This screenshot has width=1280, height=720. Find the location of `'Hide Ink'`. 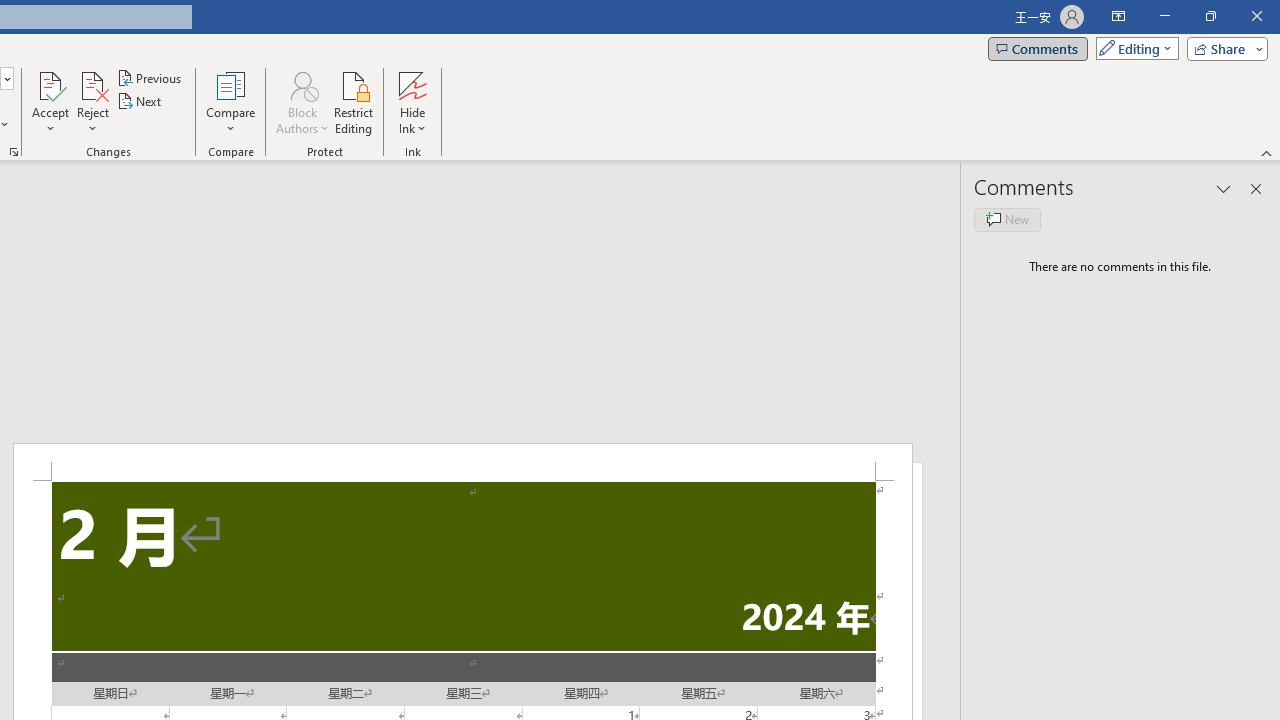

'Hide Ink' is located at coordinates (411, 103).